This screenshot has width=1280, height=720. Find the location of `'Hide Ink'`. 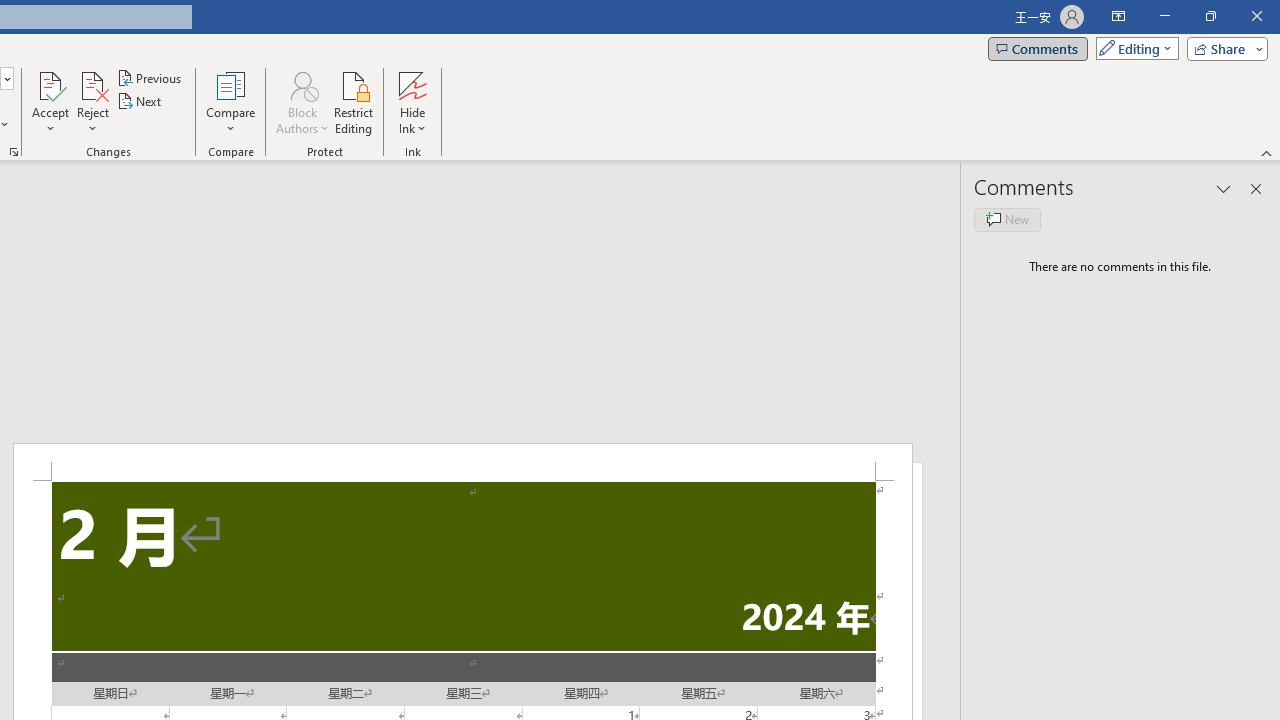

'Hide Ink' is located at coordinates (411, 103).